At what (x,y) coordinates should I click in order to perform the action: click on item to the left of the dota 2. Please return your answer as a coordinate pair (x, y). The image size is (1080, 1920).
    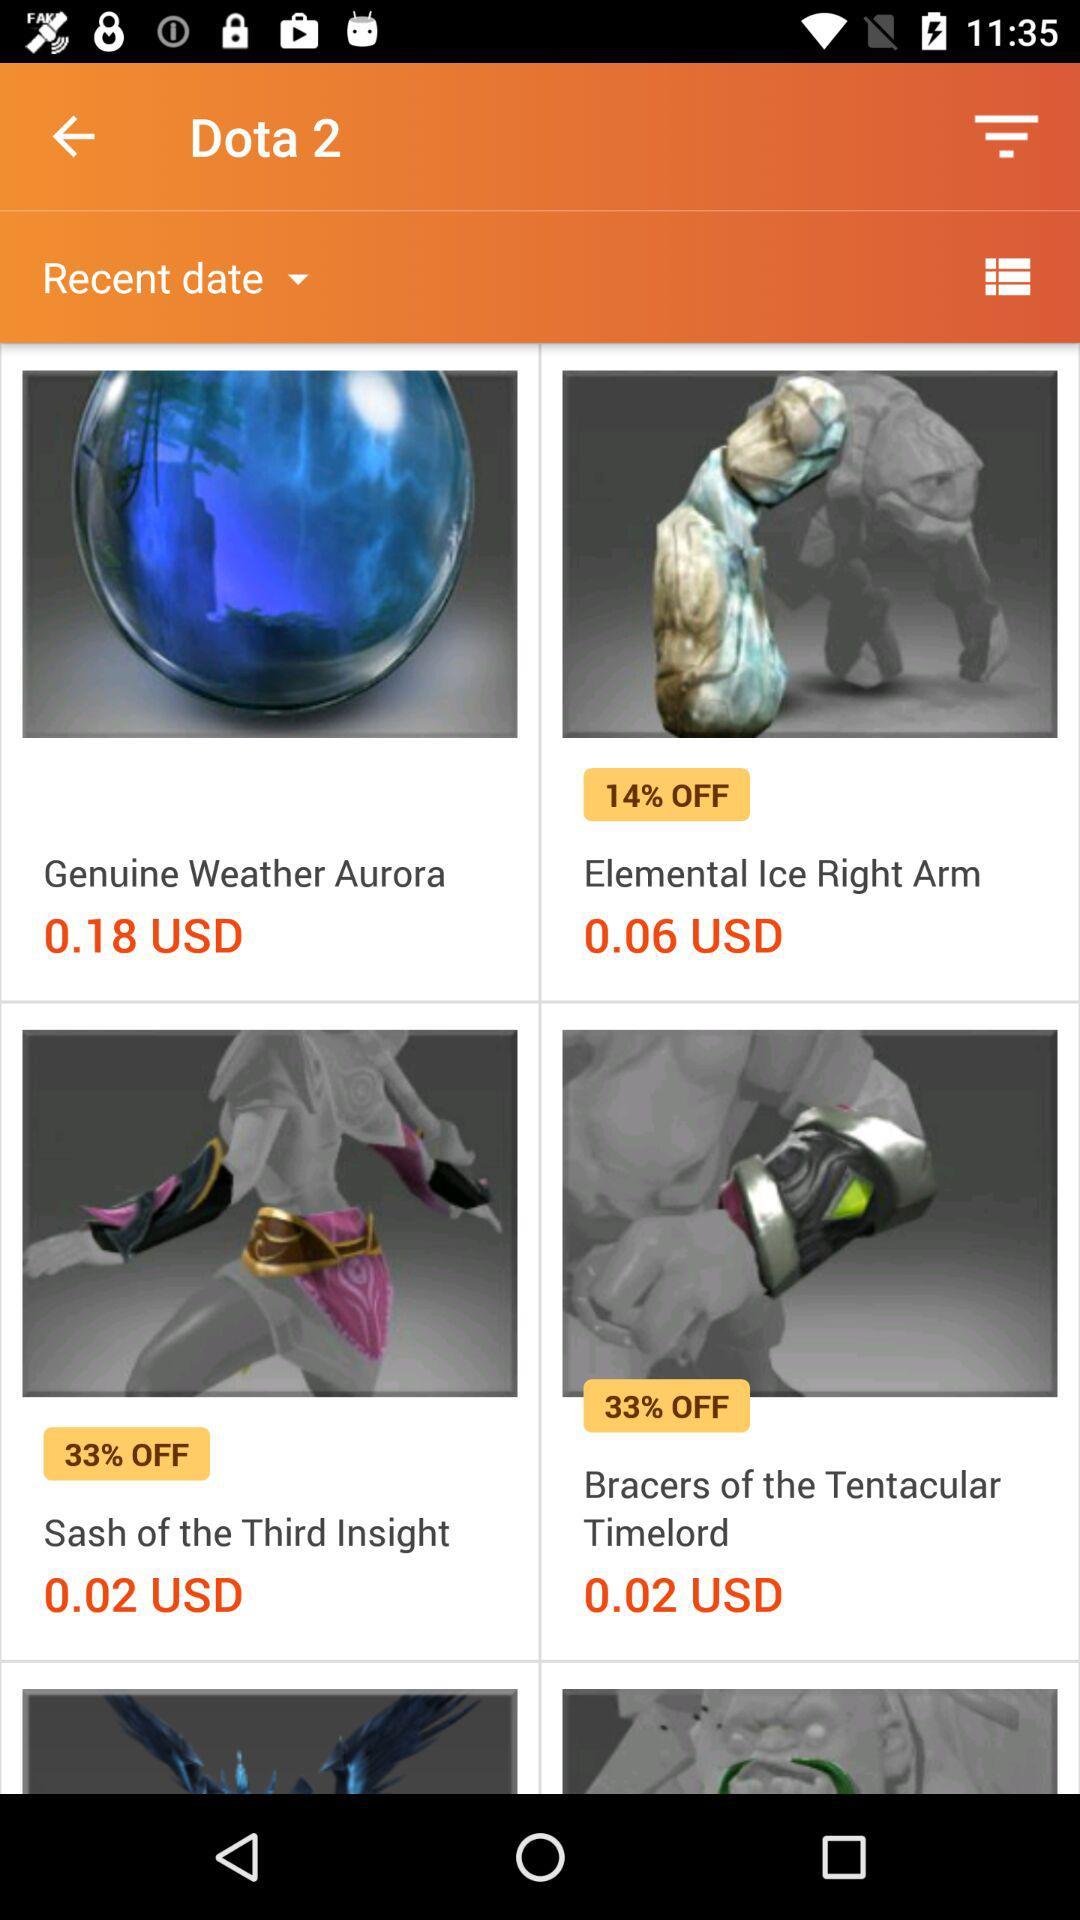
    Looking at the image, I should click on (72, 135).